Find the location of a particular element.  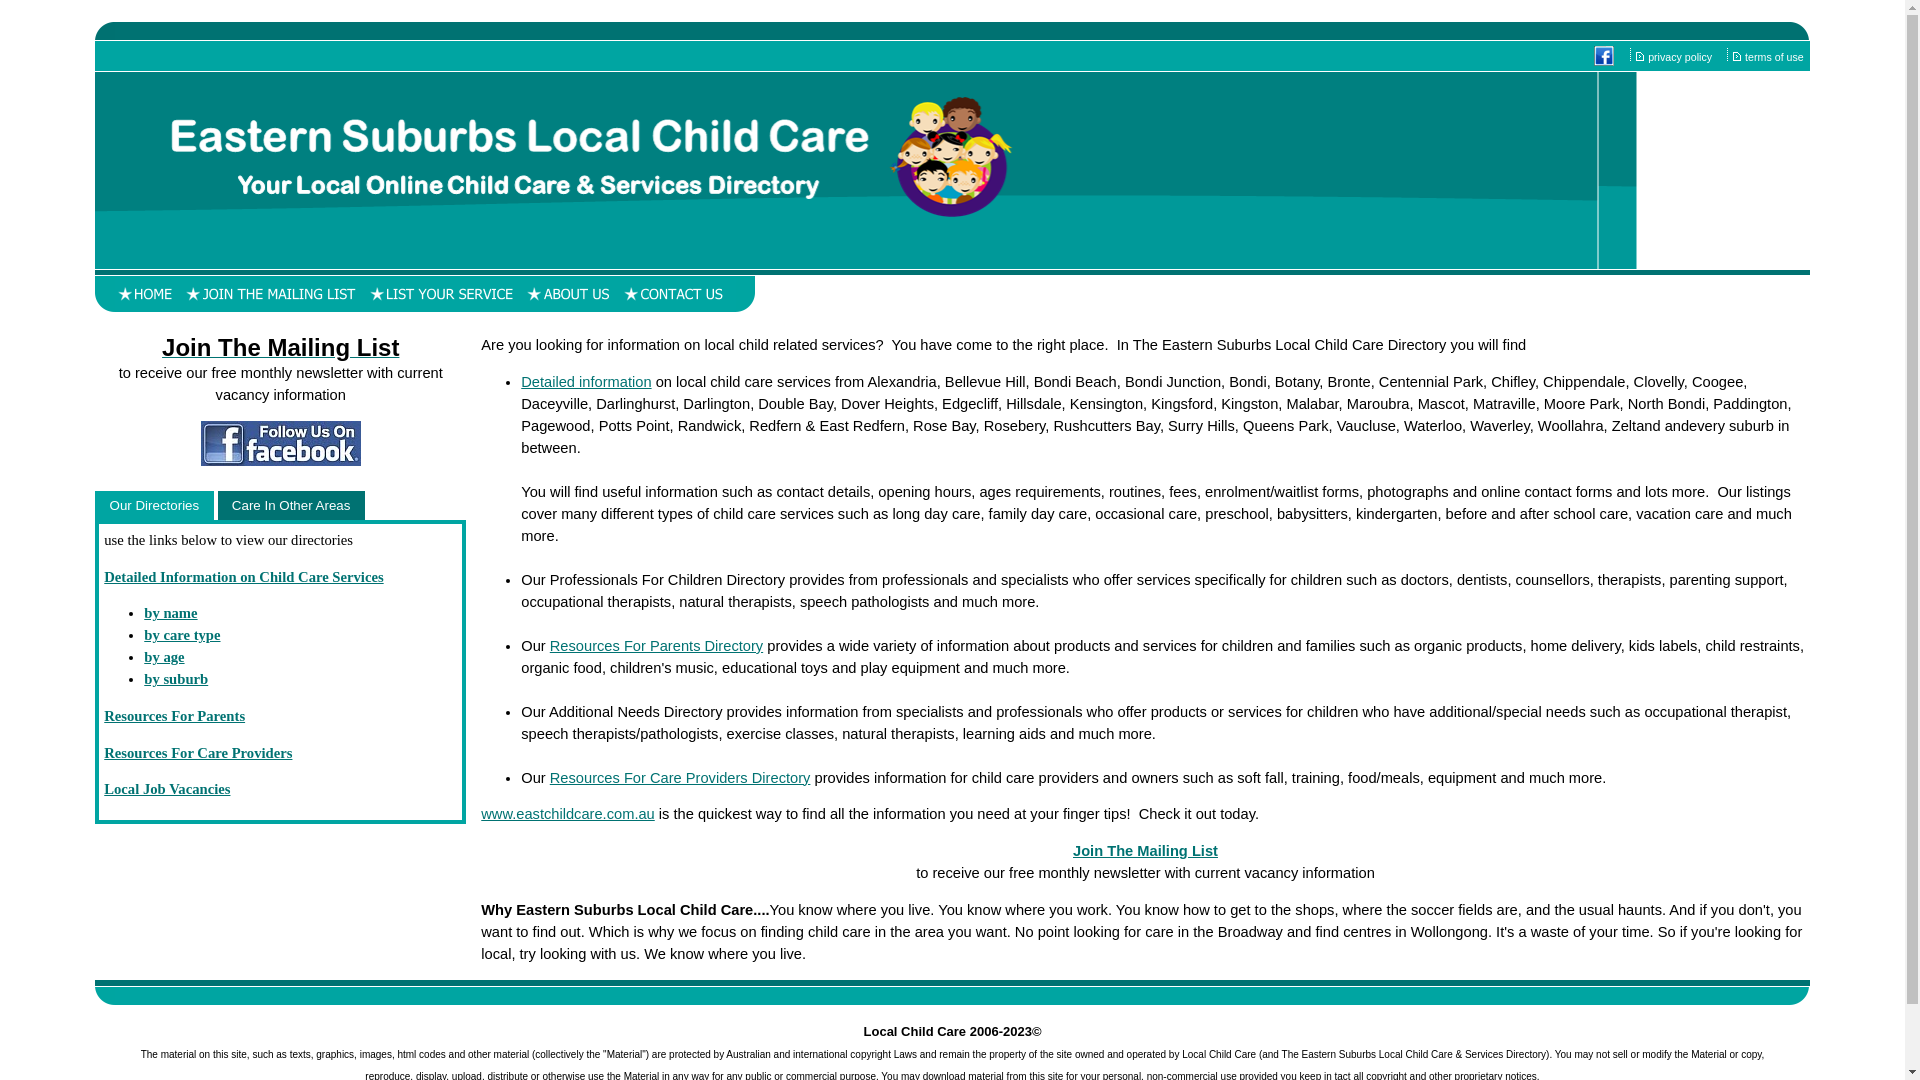

'Detailed information' is located at coordinates (584, 381).